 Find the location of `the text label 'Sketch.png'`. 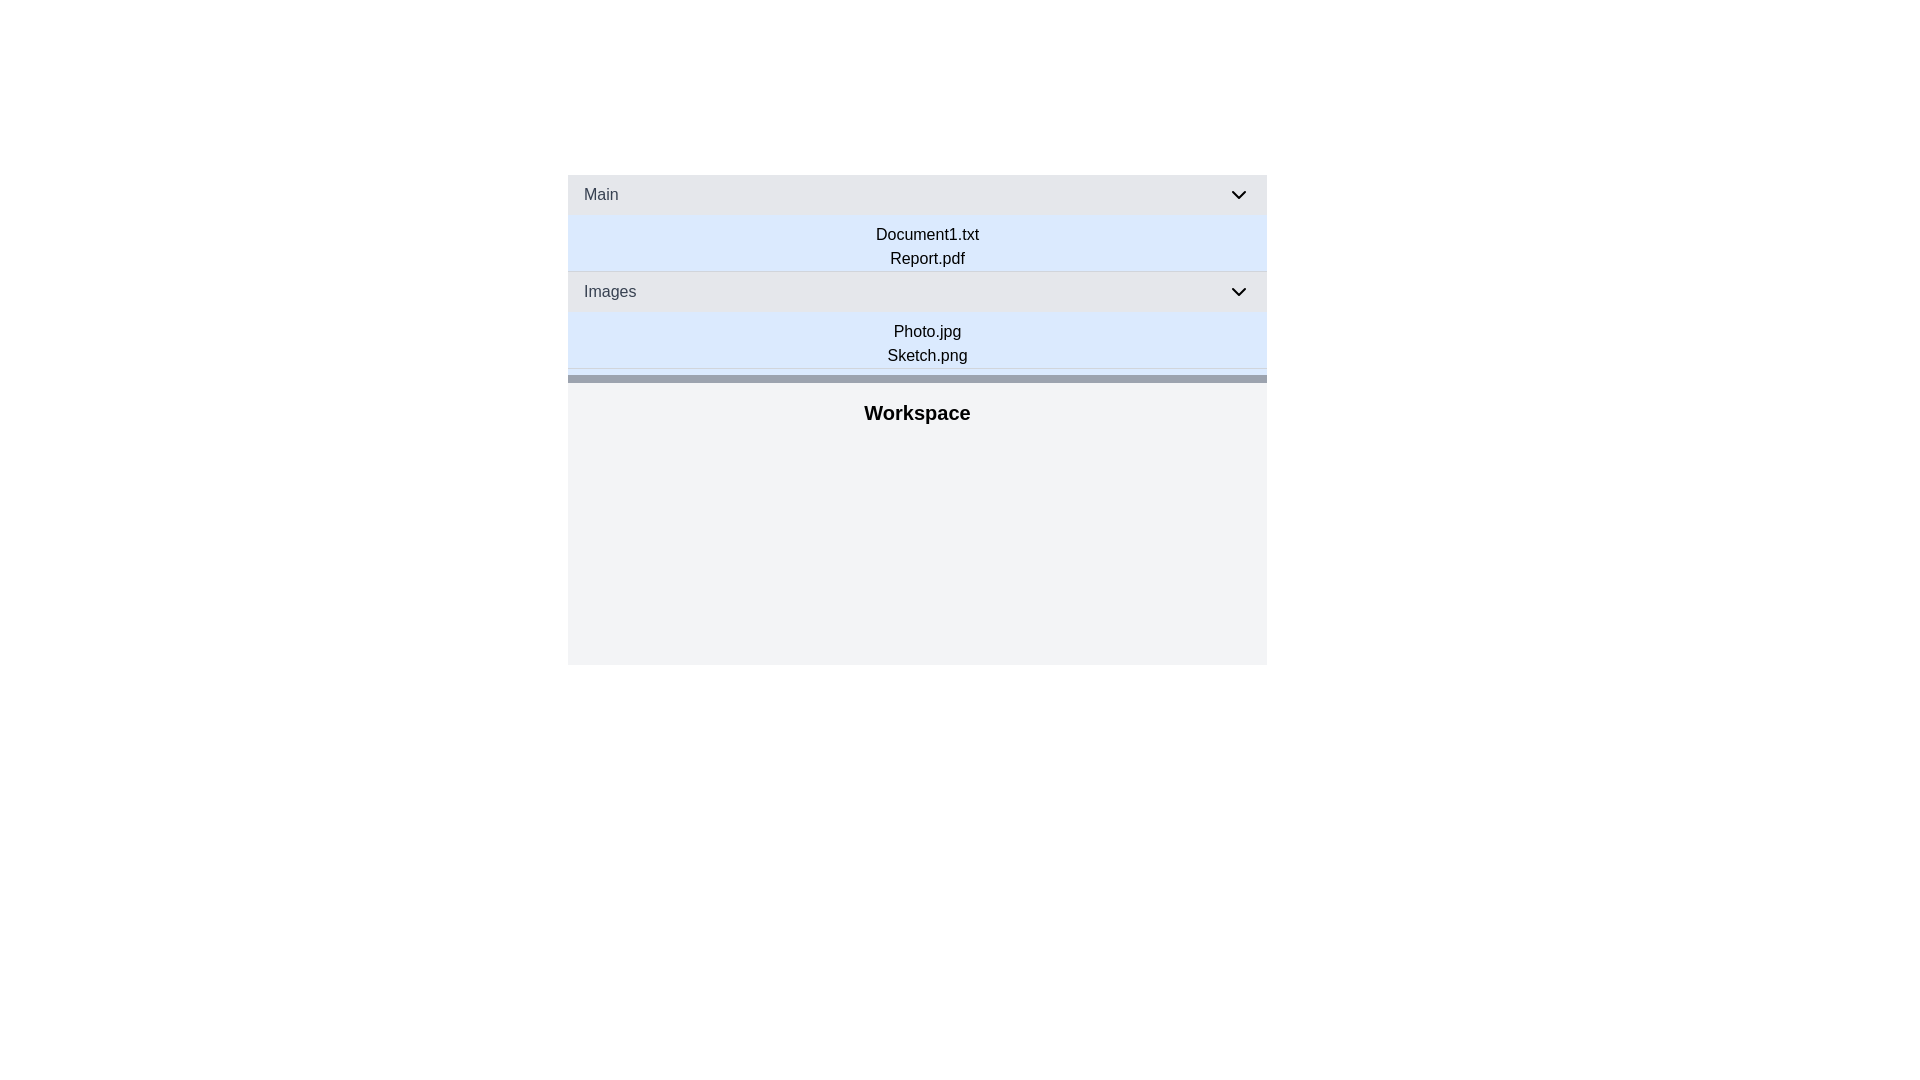

the text label 'Sketch.png' is located at coordinates (926, 354).